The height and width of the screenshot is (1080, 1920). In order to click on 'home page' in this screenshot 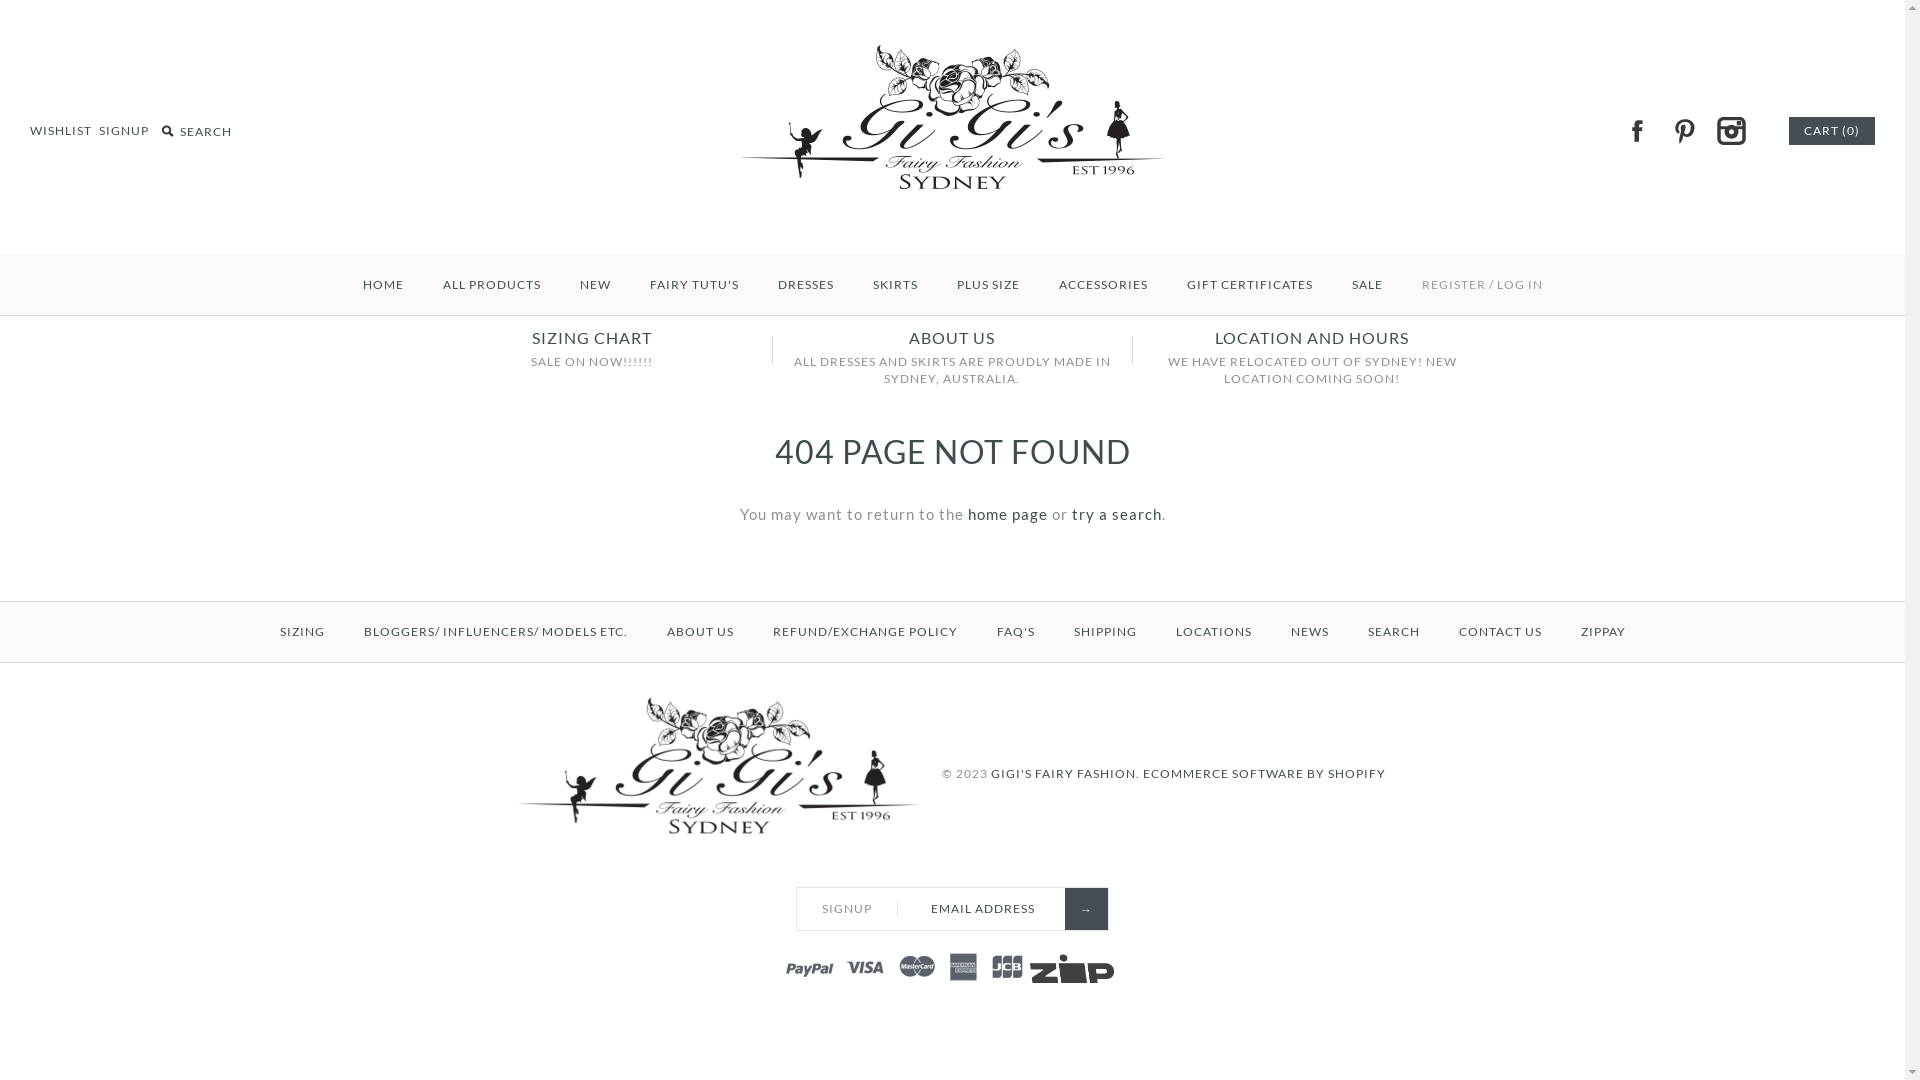, I will do `click(1008, 512)`.